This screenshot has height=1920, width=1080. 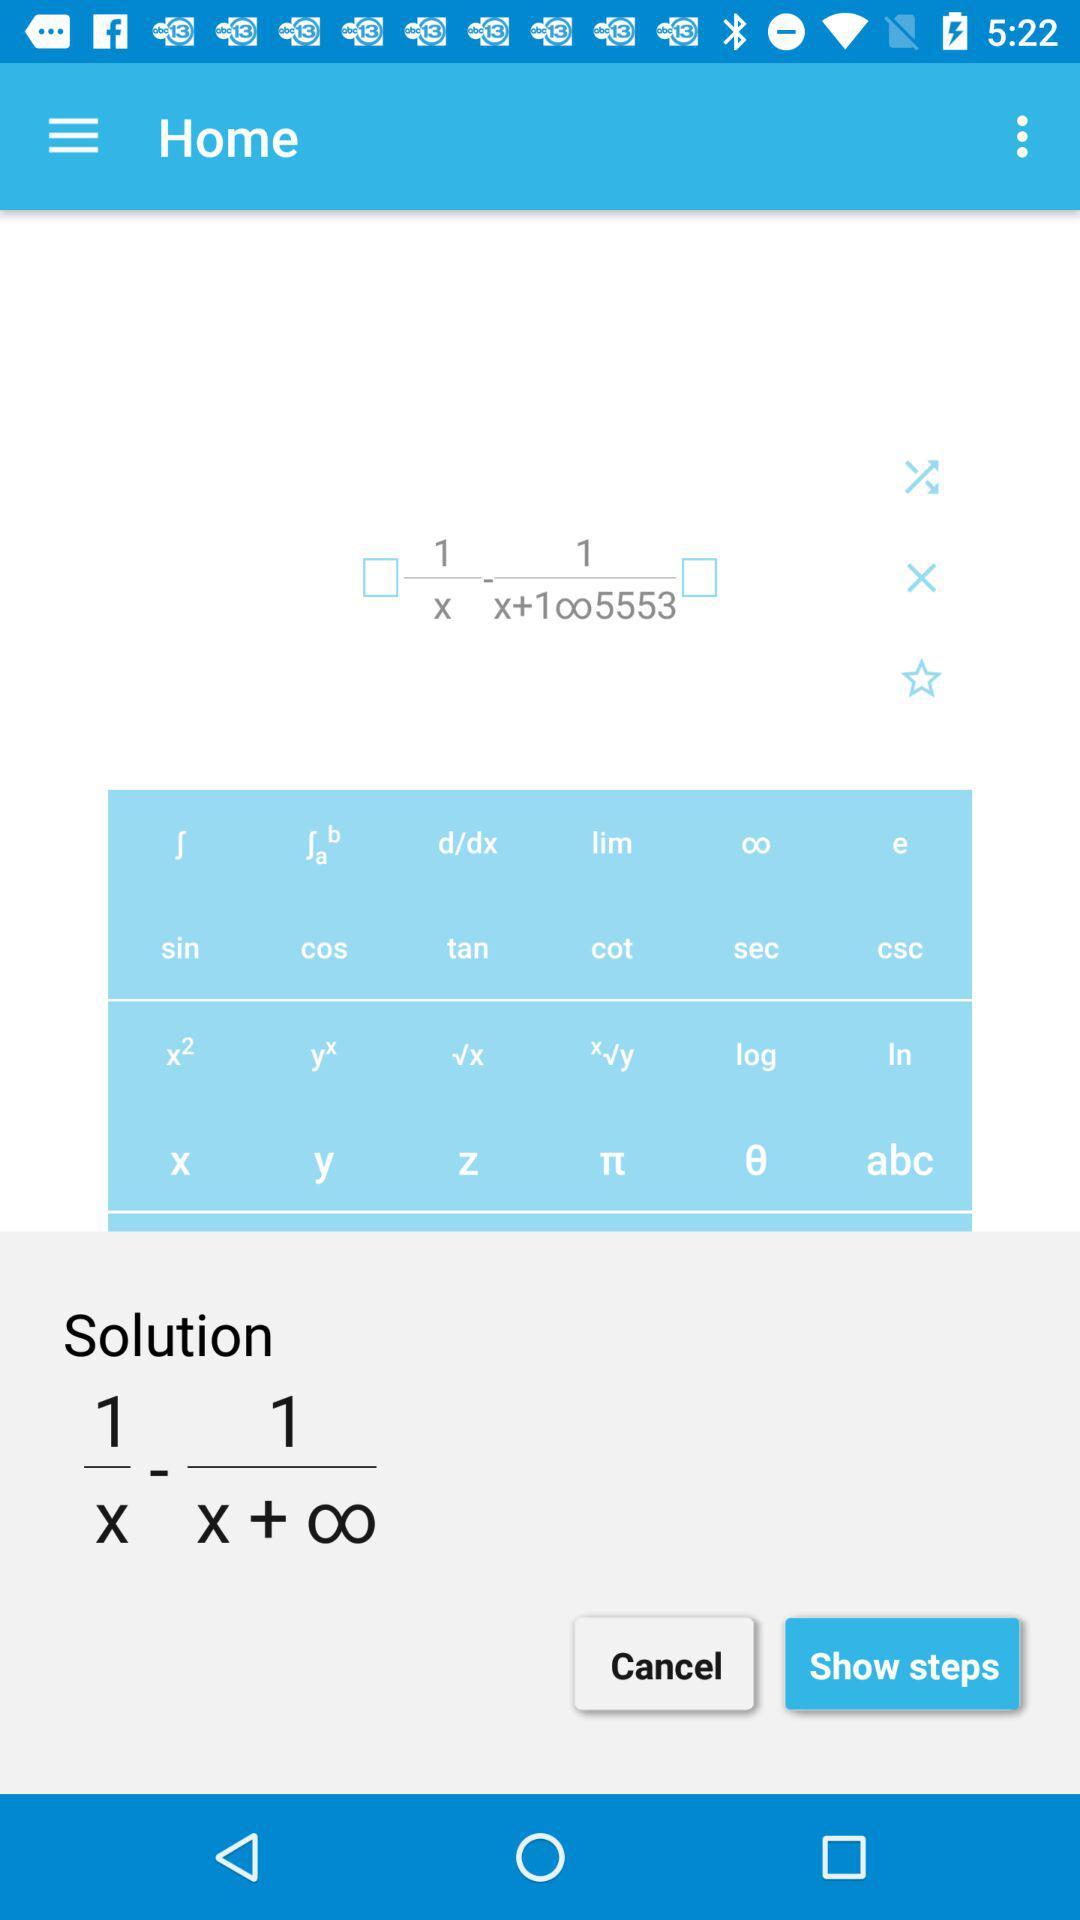 What do you see at coordinates (921, 475) in the screenshot?
I see `the close icon` at bounding box center [921, 475].